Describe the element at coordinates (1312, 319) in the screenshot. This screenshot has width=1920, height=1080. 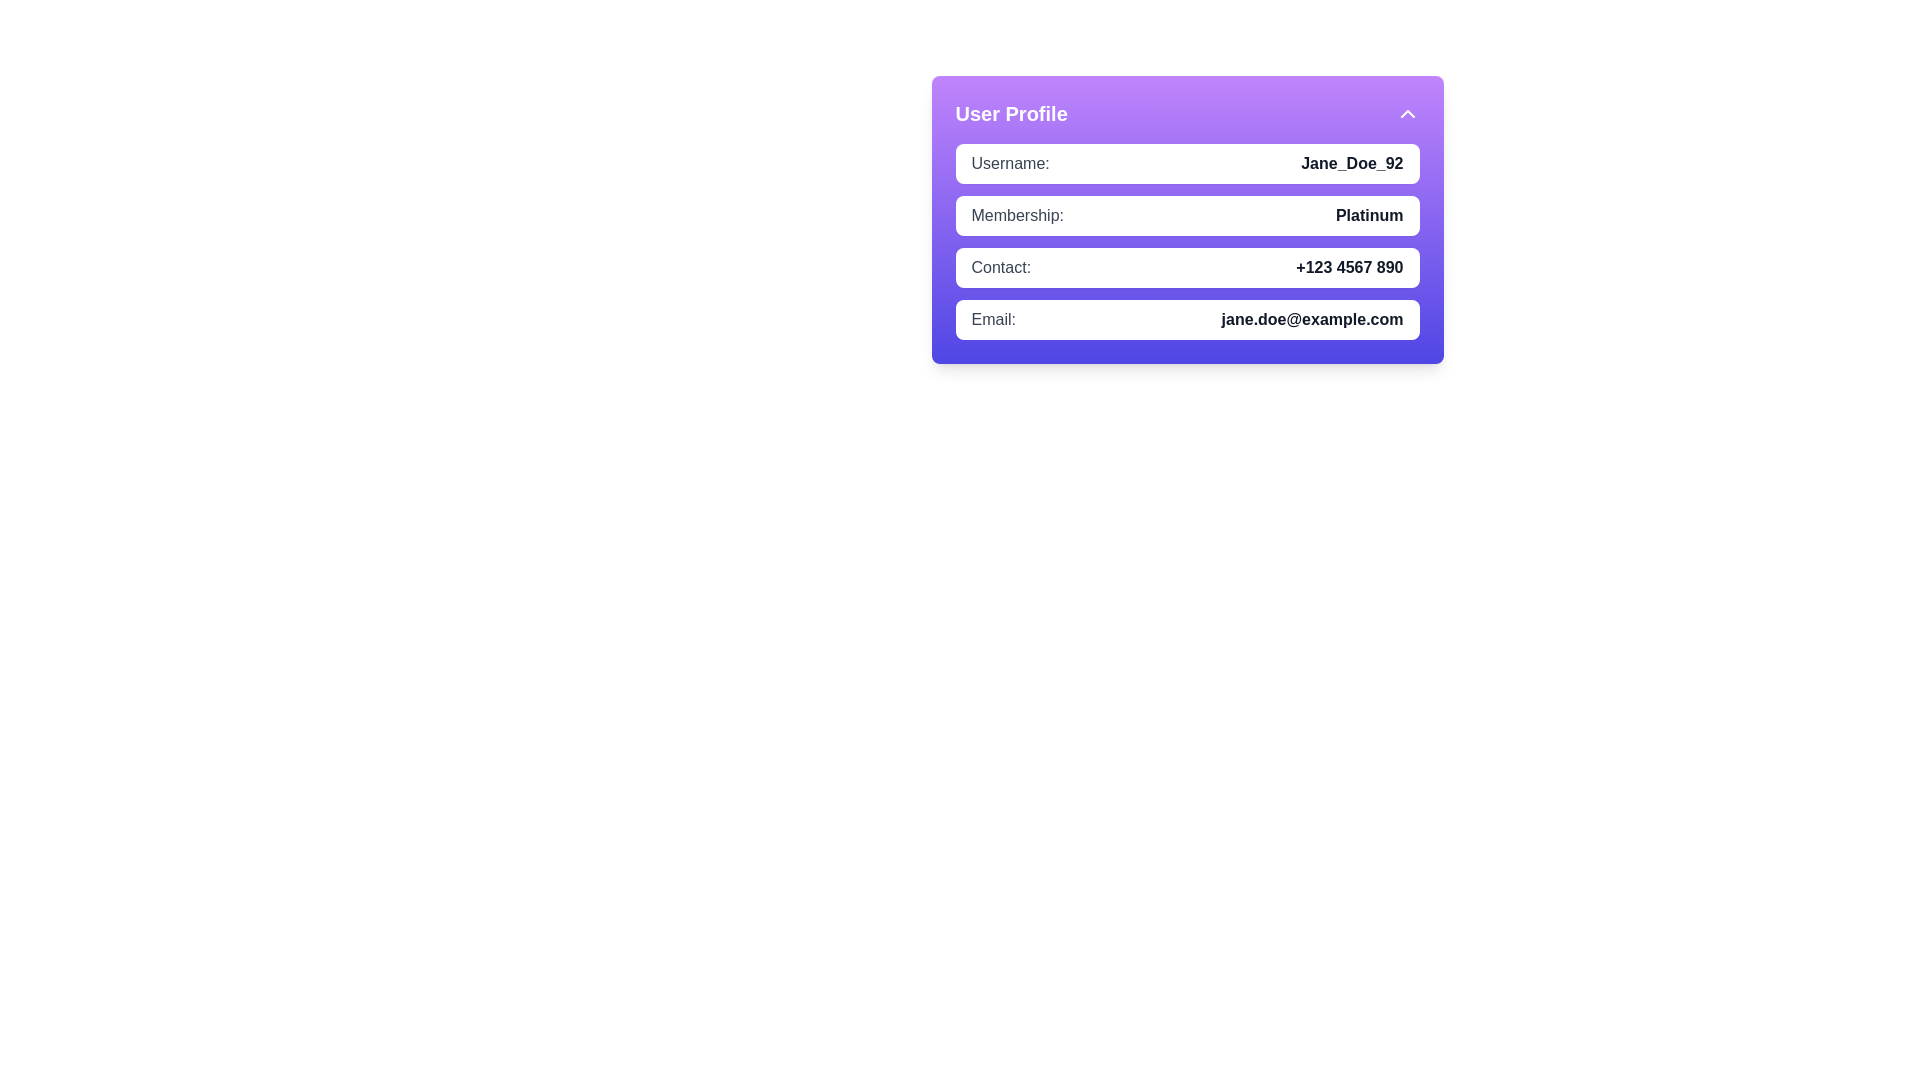
I see `the static text displaying the email address 'jane.doe@example.com' located in the bottom section of the 'User Profile' card, aligned with the 'Email:' label` at that location.